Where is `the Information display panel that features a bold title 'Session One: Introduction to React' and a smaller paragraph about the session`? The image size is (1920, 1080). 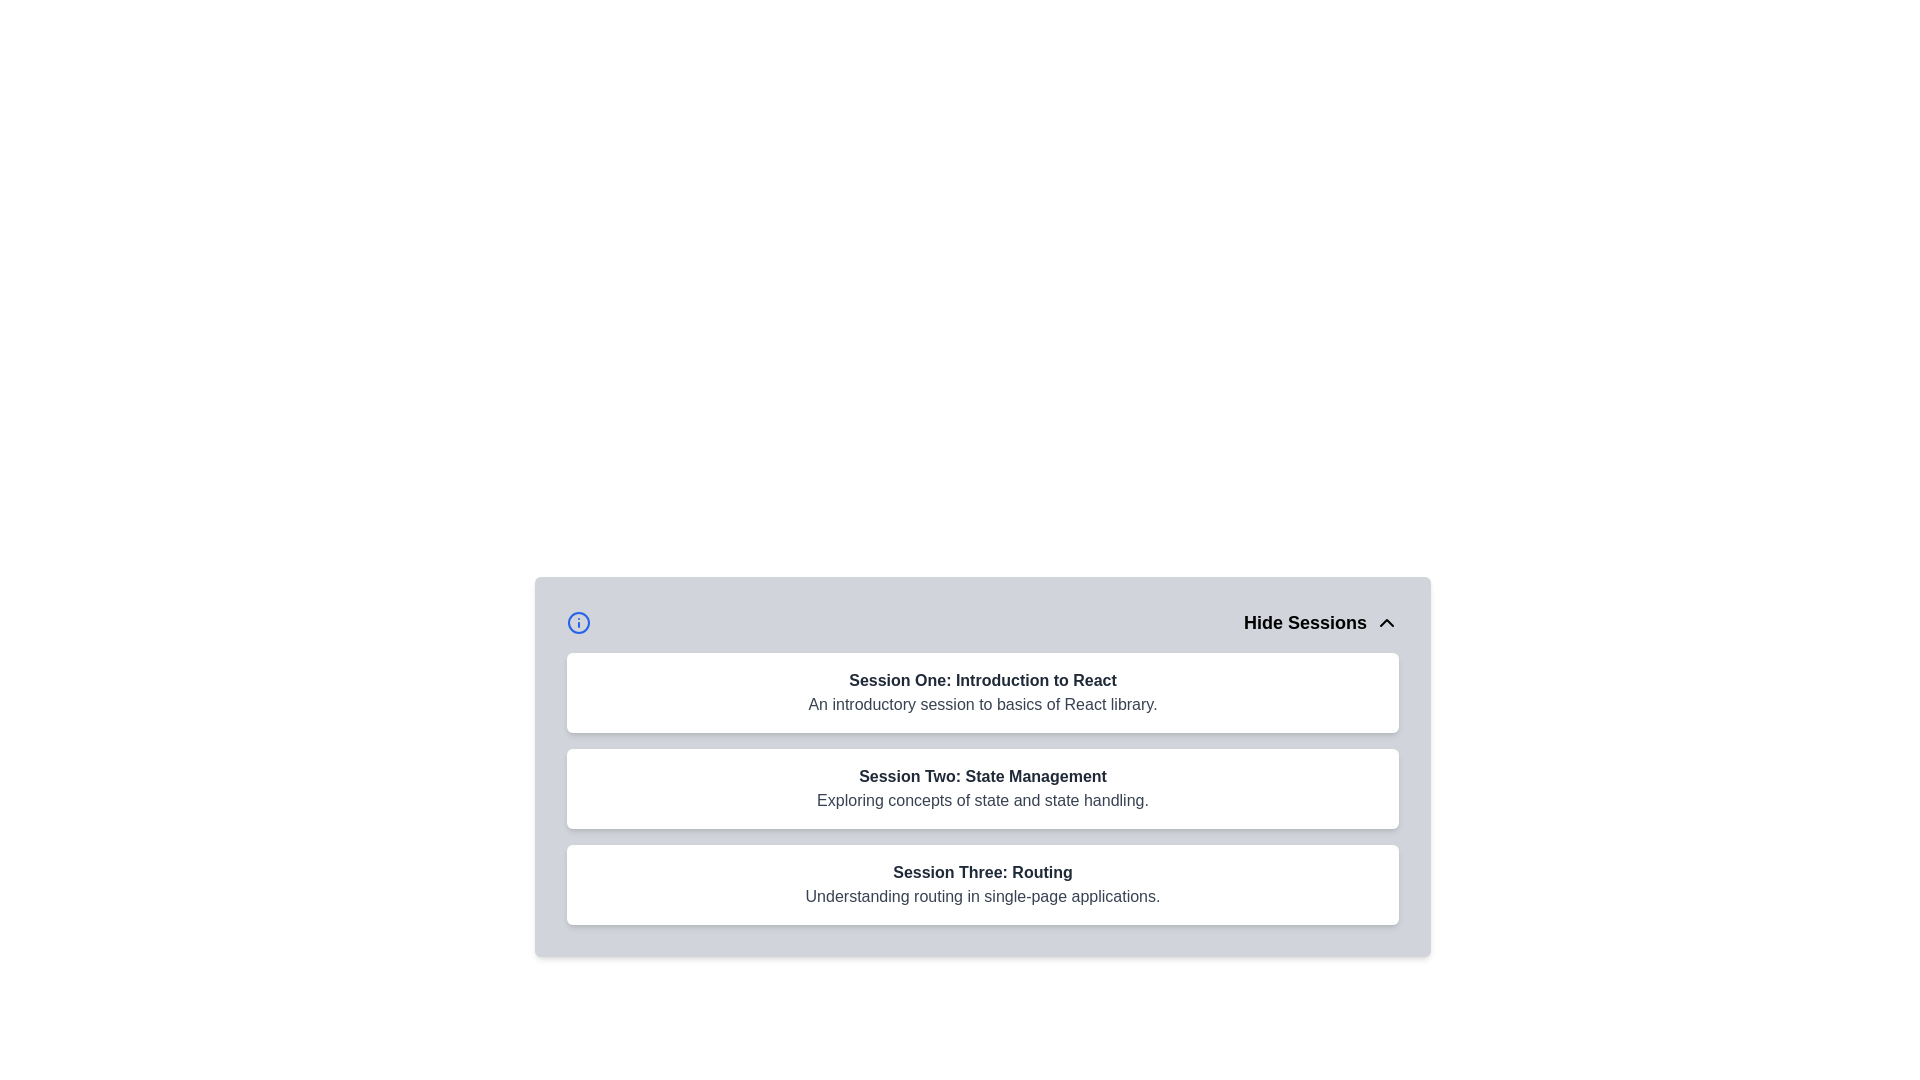 the Information display panel that features a bold title 'Session One: Introduction to React' and a smaller paragraph about the session is located at coordinates (983, 692).